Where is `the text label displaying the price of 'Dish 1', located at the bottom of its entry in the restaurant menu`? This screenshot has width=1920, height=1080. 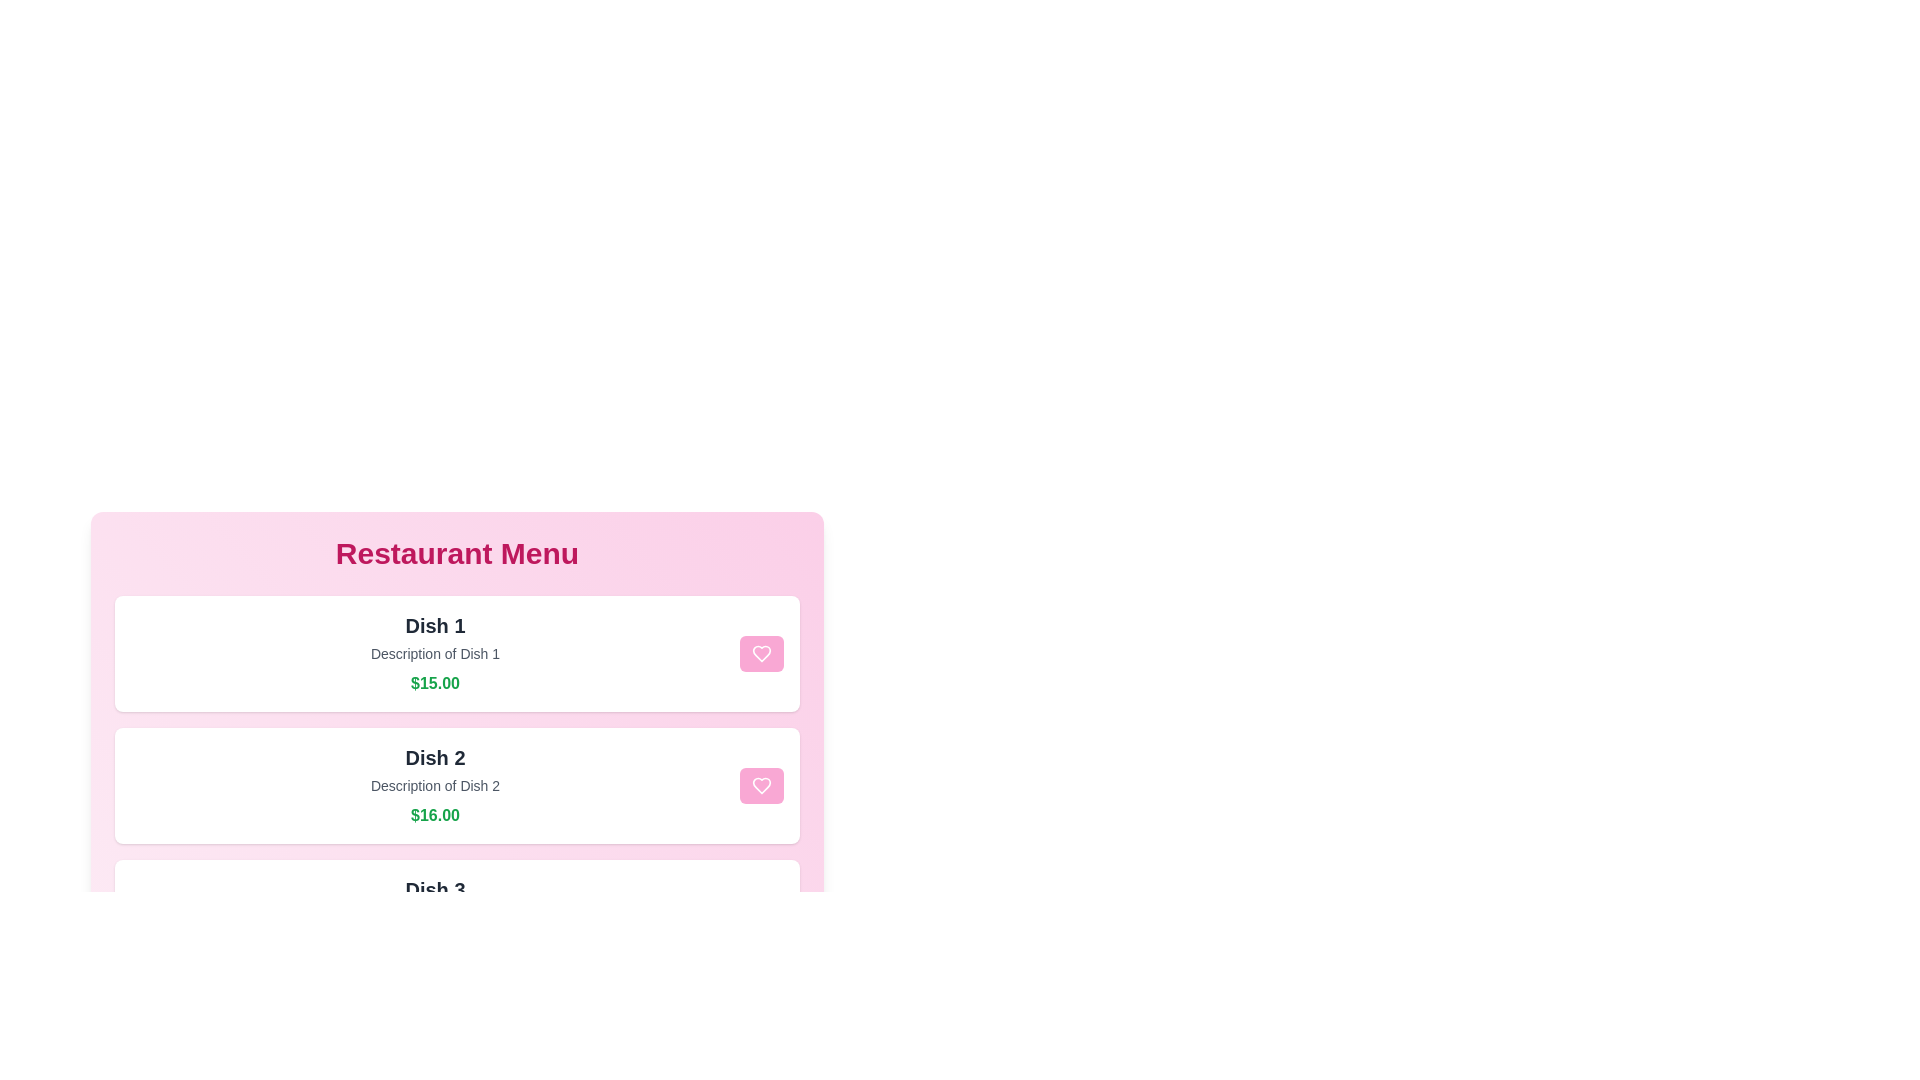
the text label displaying the price of 'Dish 1', located at the bottom of its entry in the restaurant menu is located at coordinates (434, 682).